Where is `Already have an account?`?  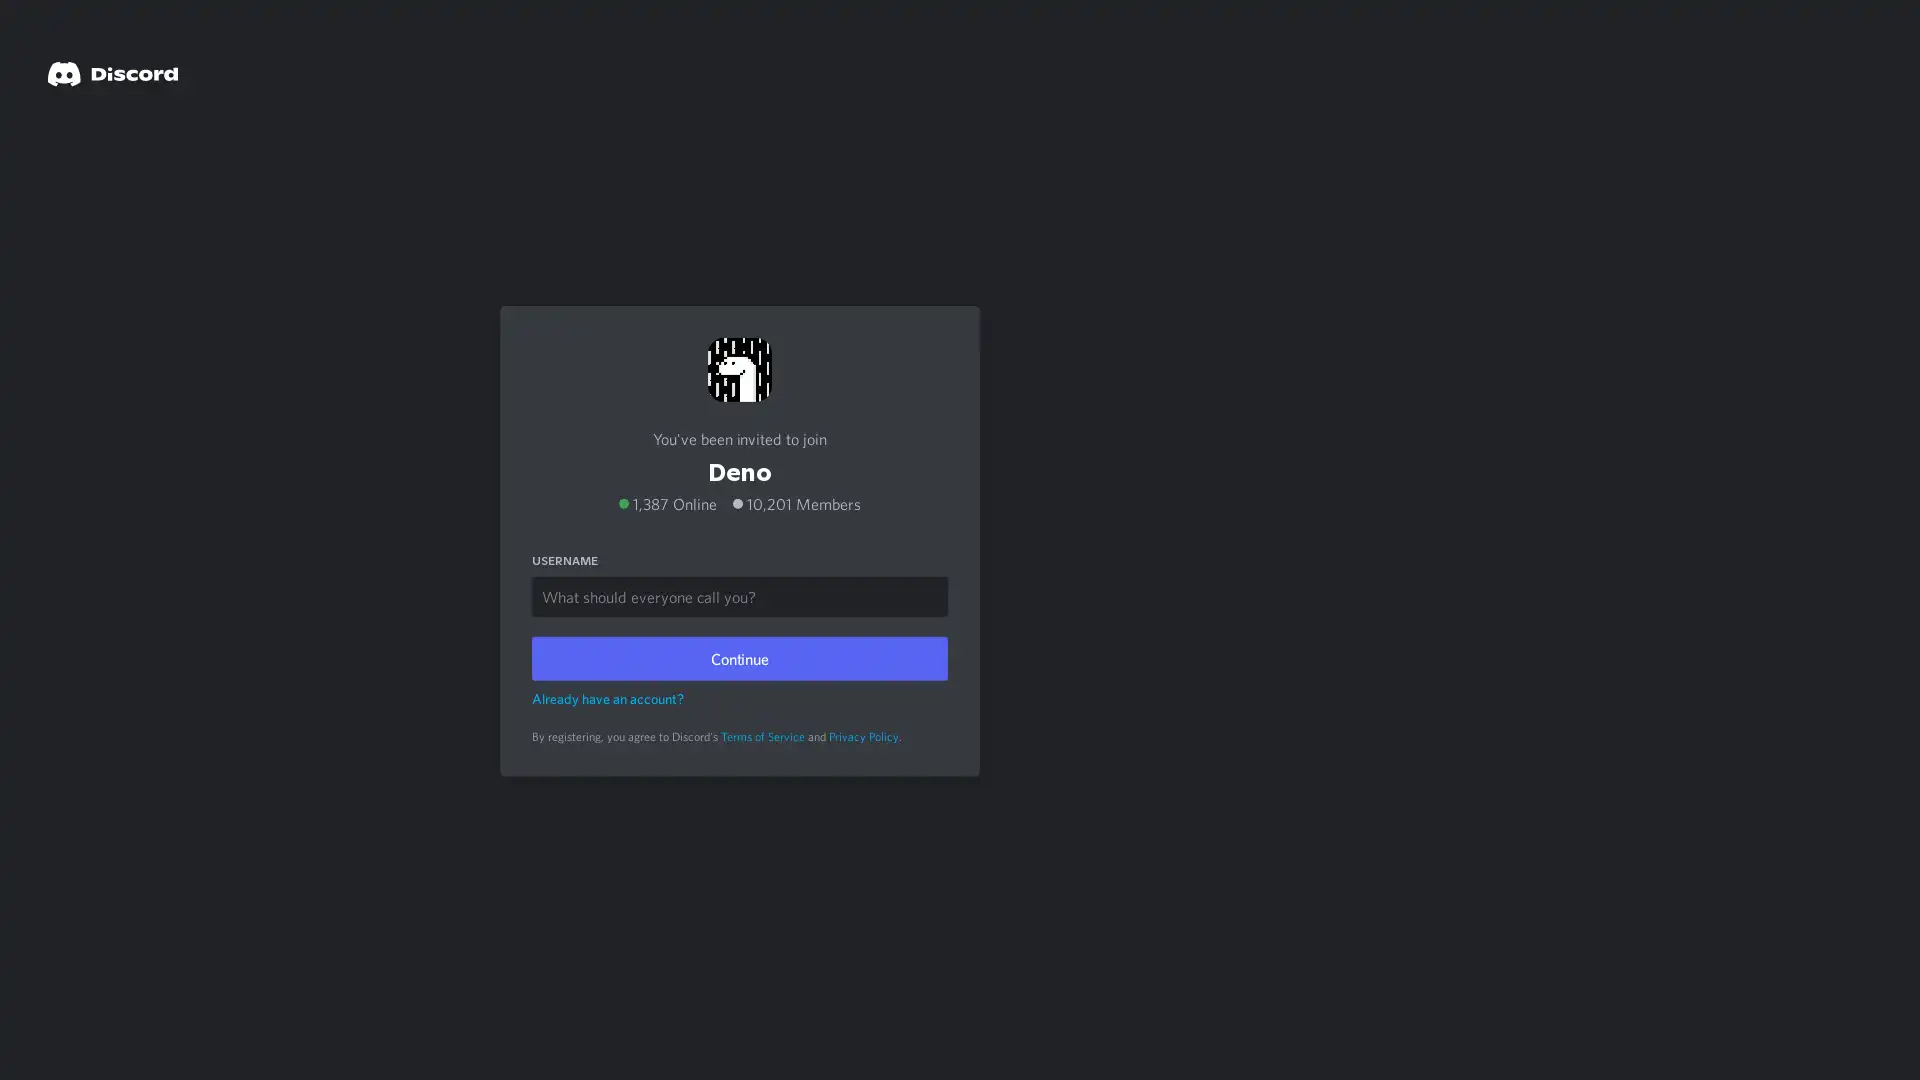
Already have an account? is located at coordinates (607, 696).